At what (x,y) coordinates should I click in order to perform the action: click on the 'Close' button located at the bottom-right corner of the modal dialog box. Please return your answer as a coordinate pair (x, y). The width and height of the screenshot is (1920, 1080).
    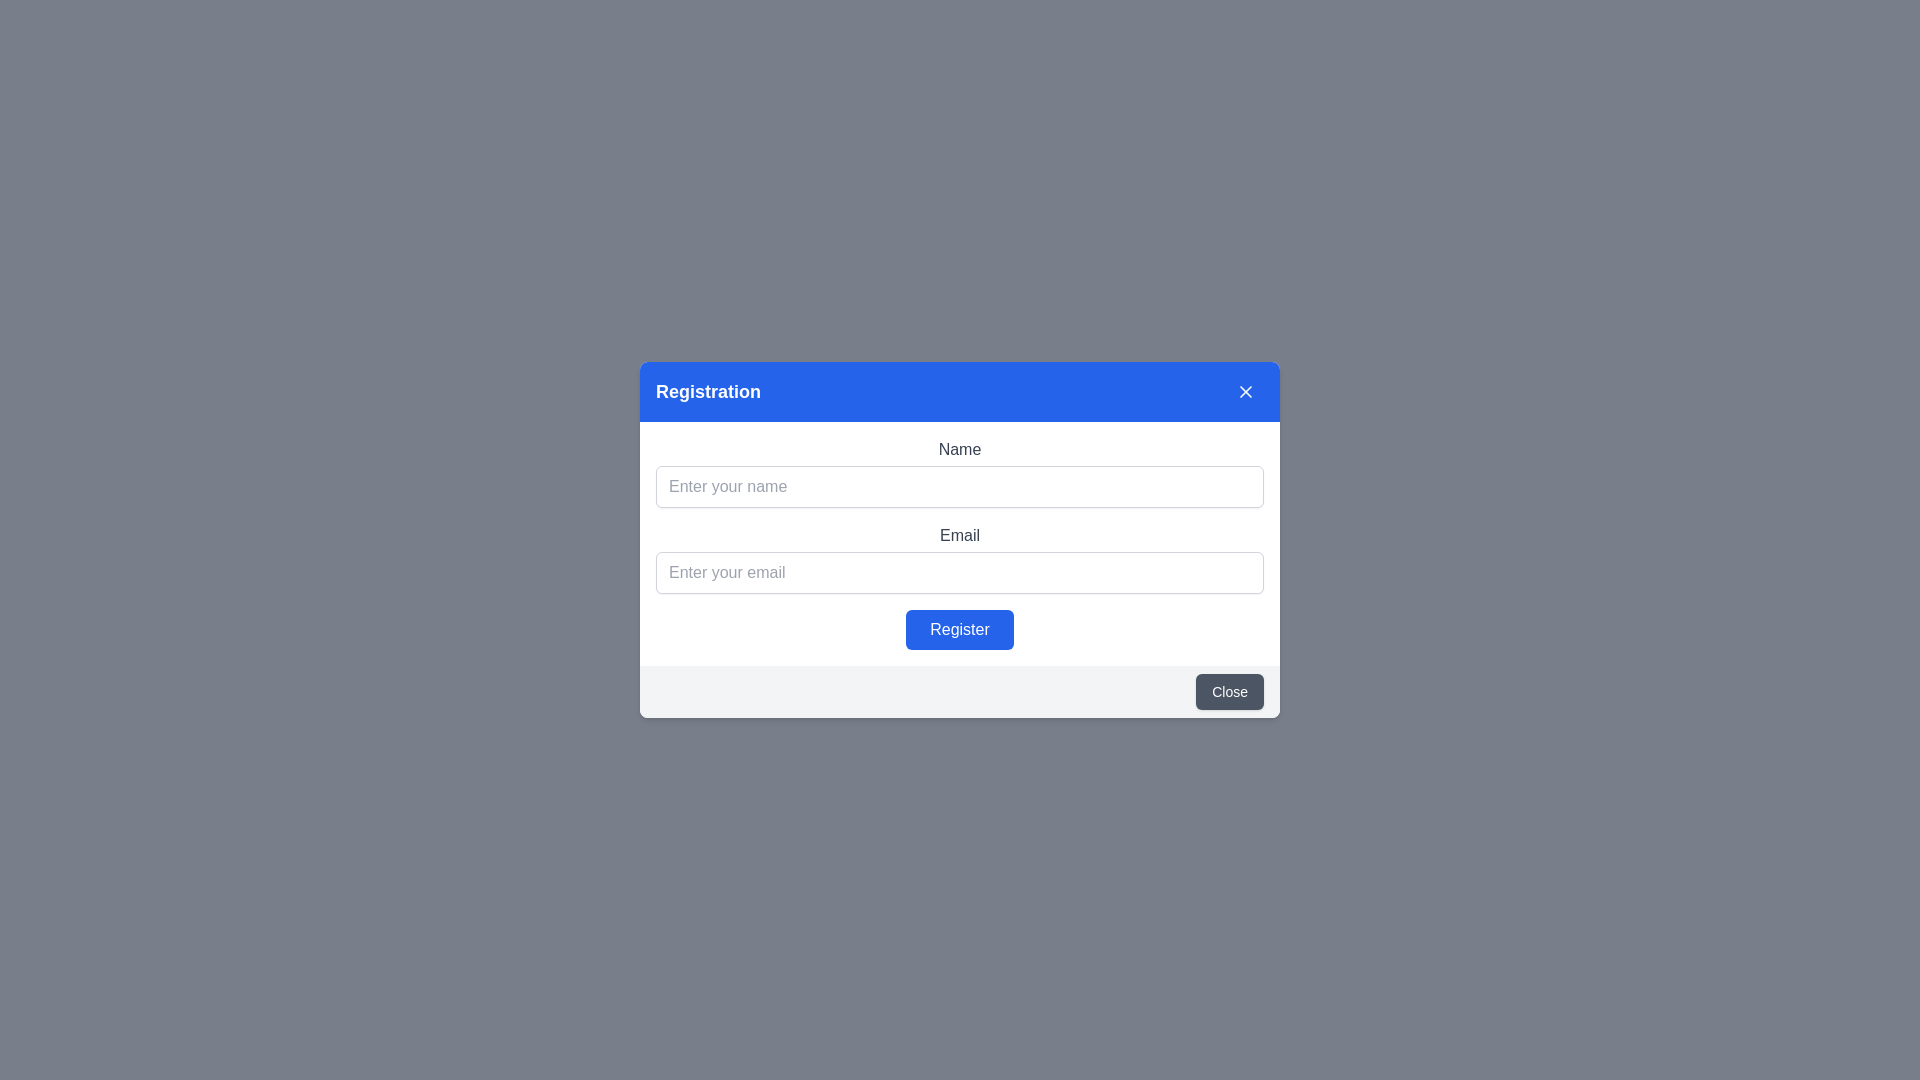
    Looking at the image, I should click on (1228, 690).